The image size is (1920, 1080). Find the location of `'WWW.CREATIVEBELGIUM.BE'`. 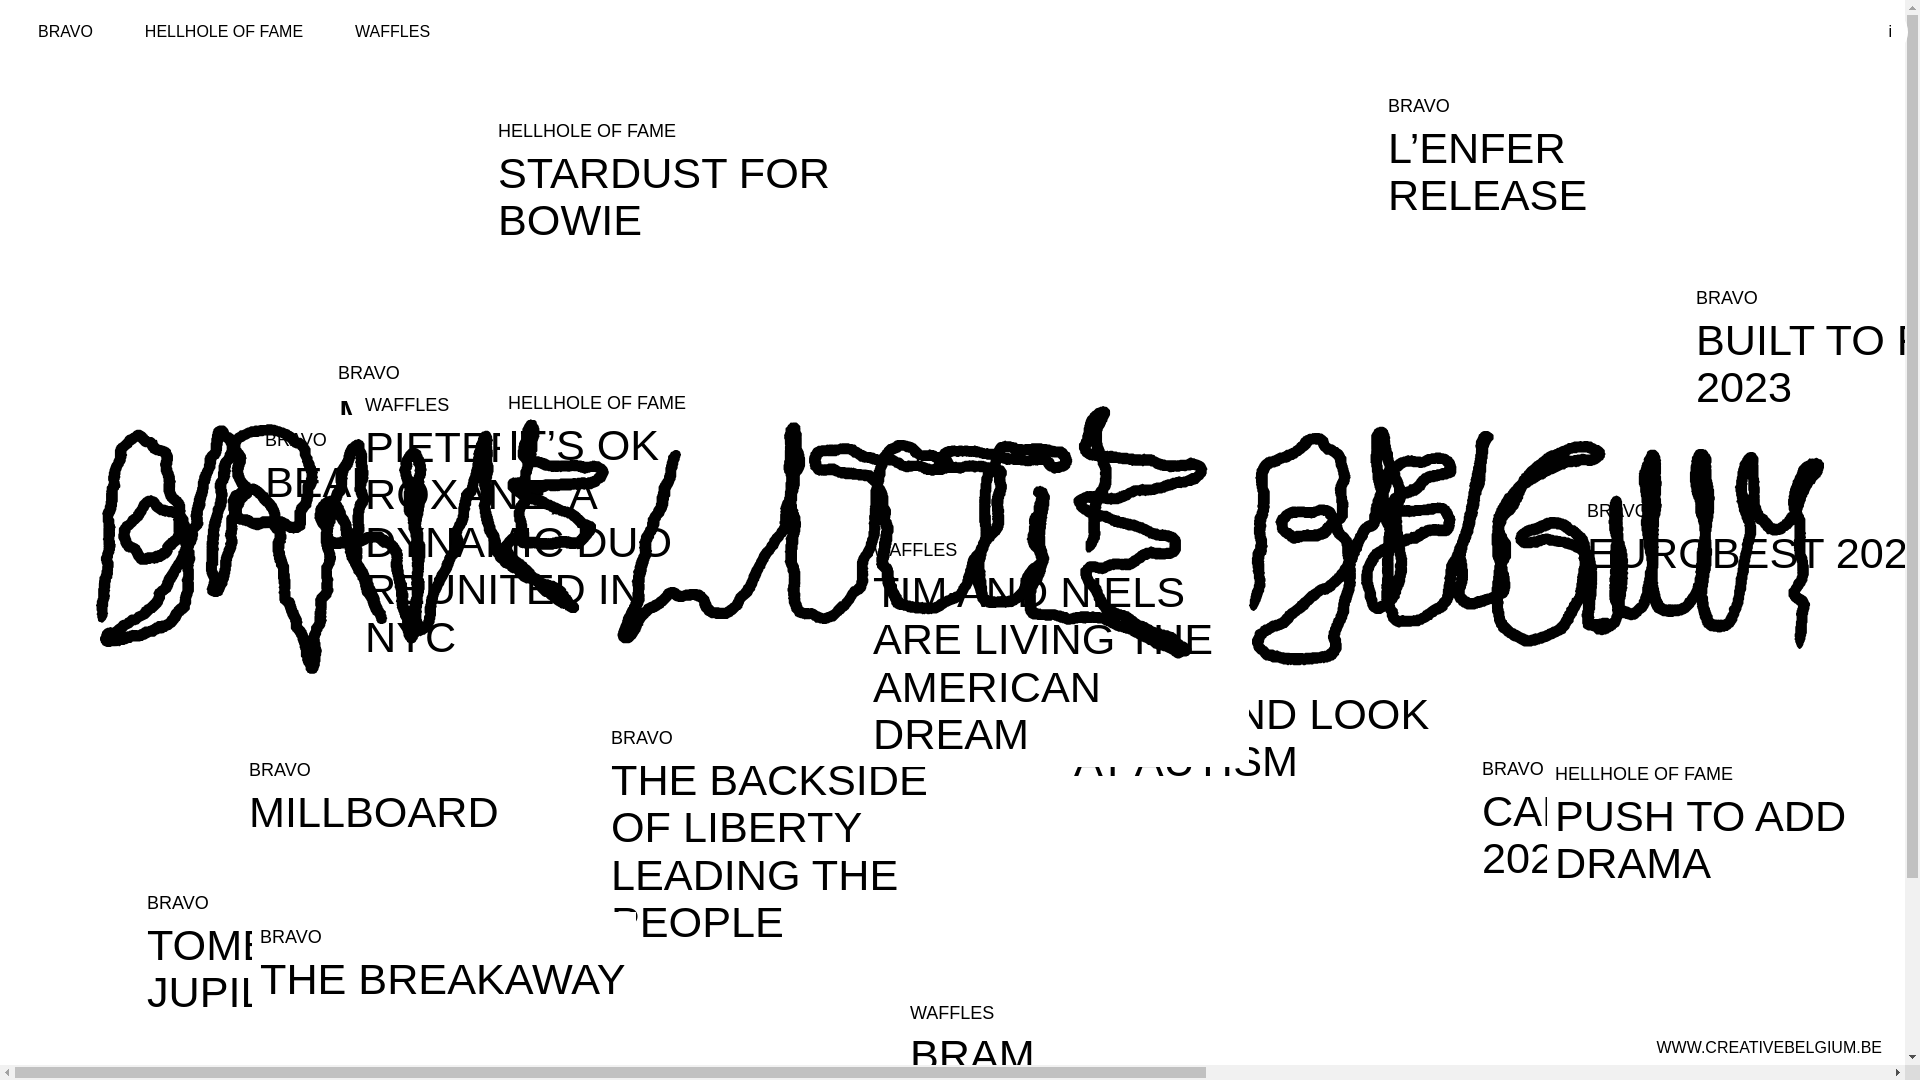

'WWW.CREATIVEBELGIUM.BE' is located at coordinates (1769, 1047).